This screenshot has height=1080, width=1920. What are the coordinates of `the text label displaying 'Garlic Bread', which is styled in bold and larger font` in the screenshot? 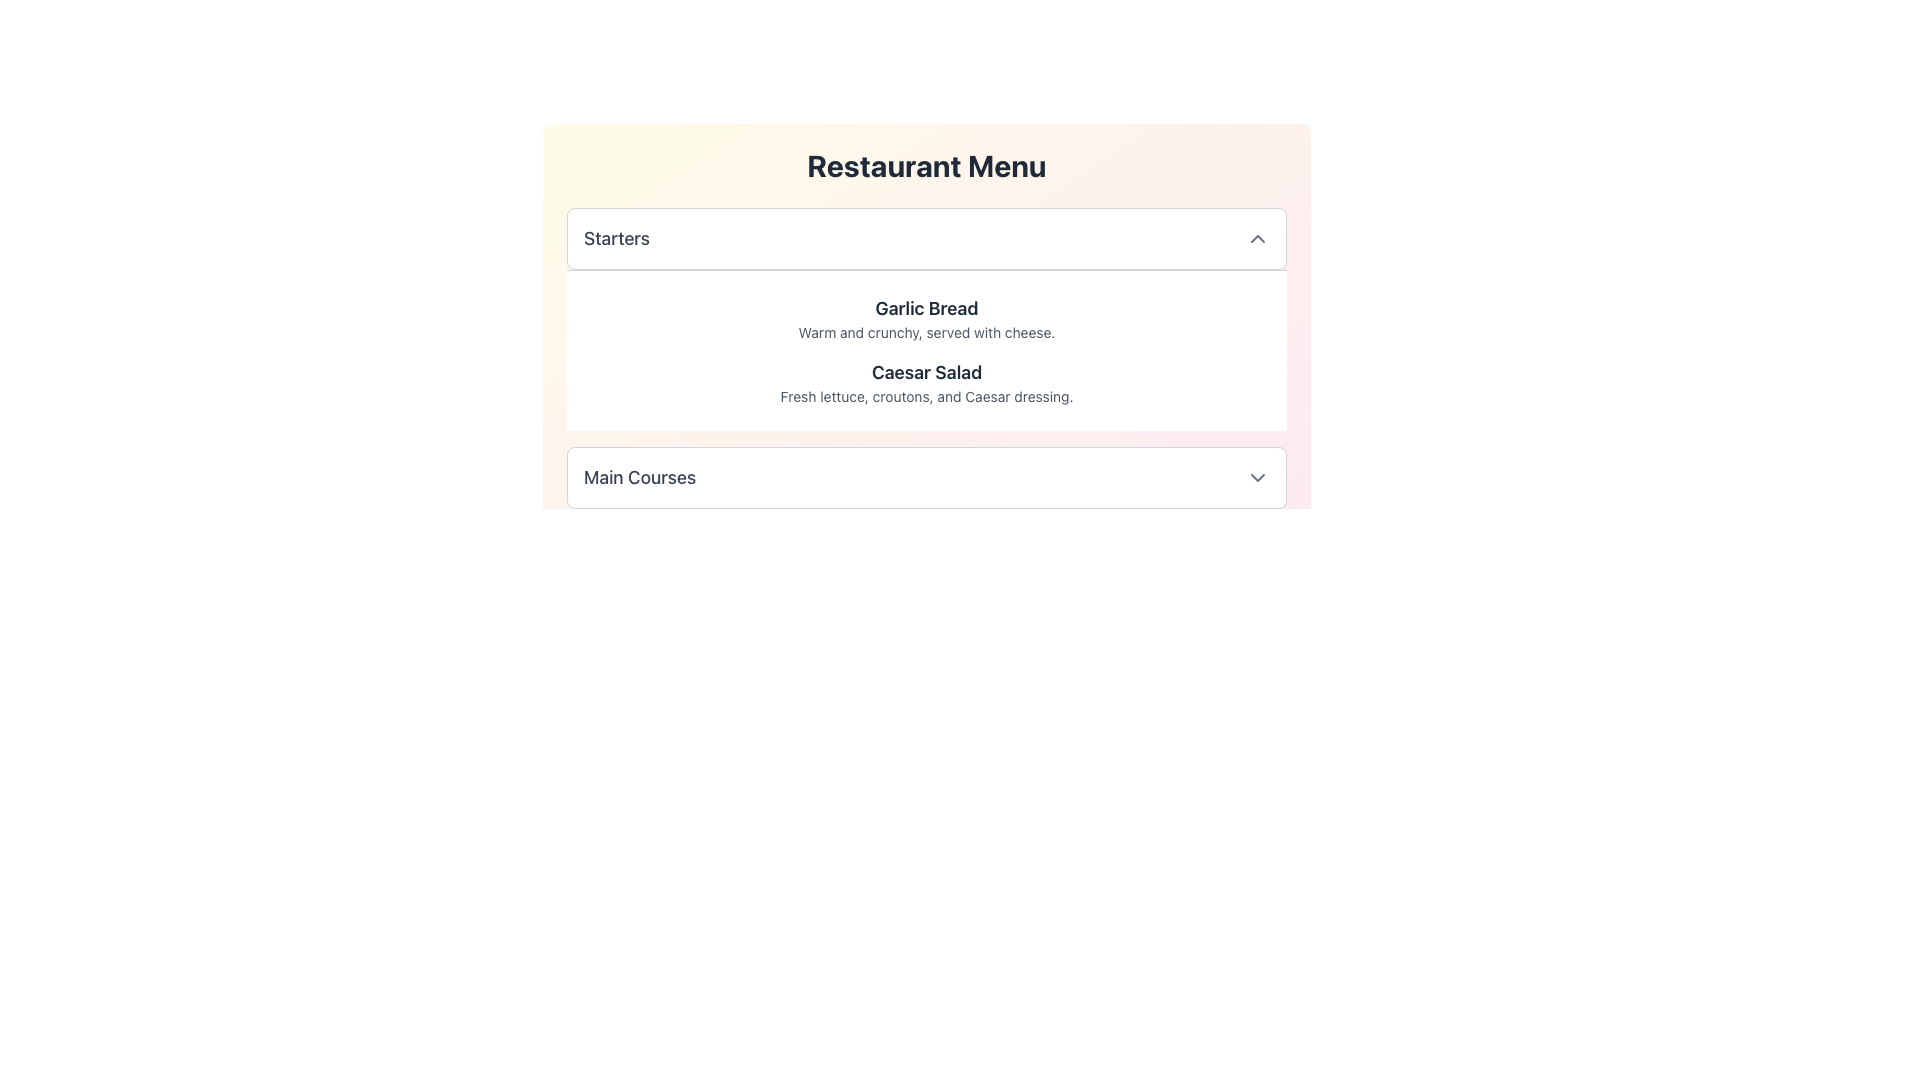 It's located at (925, 308).